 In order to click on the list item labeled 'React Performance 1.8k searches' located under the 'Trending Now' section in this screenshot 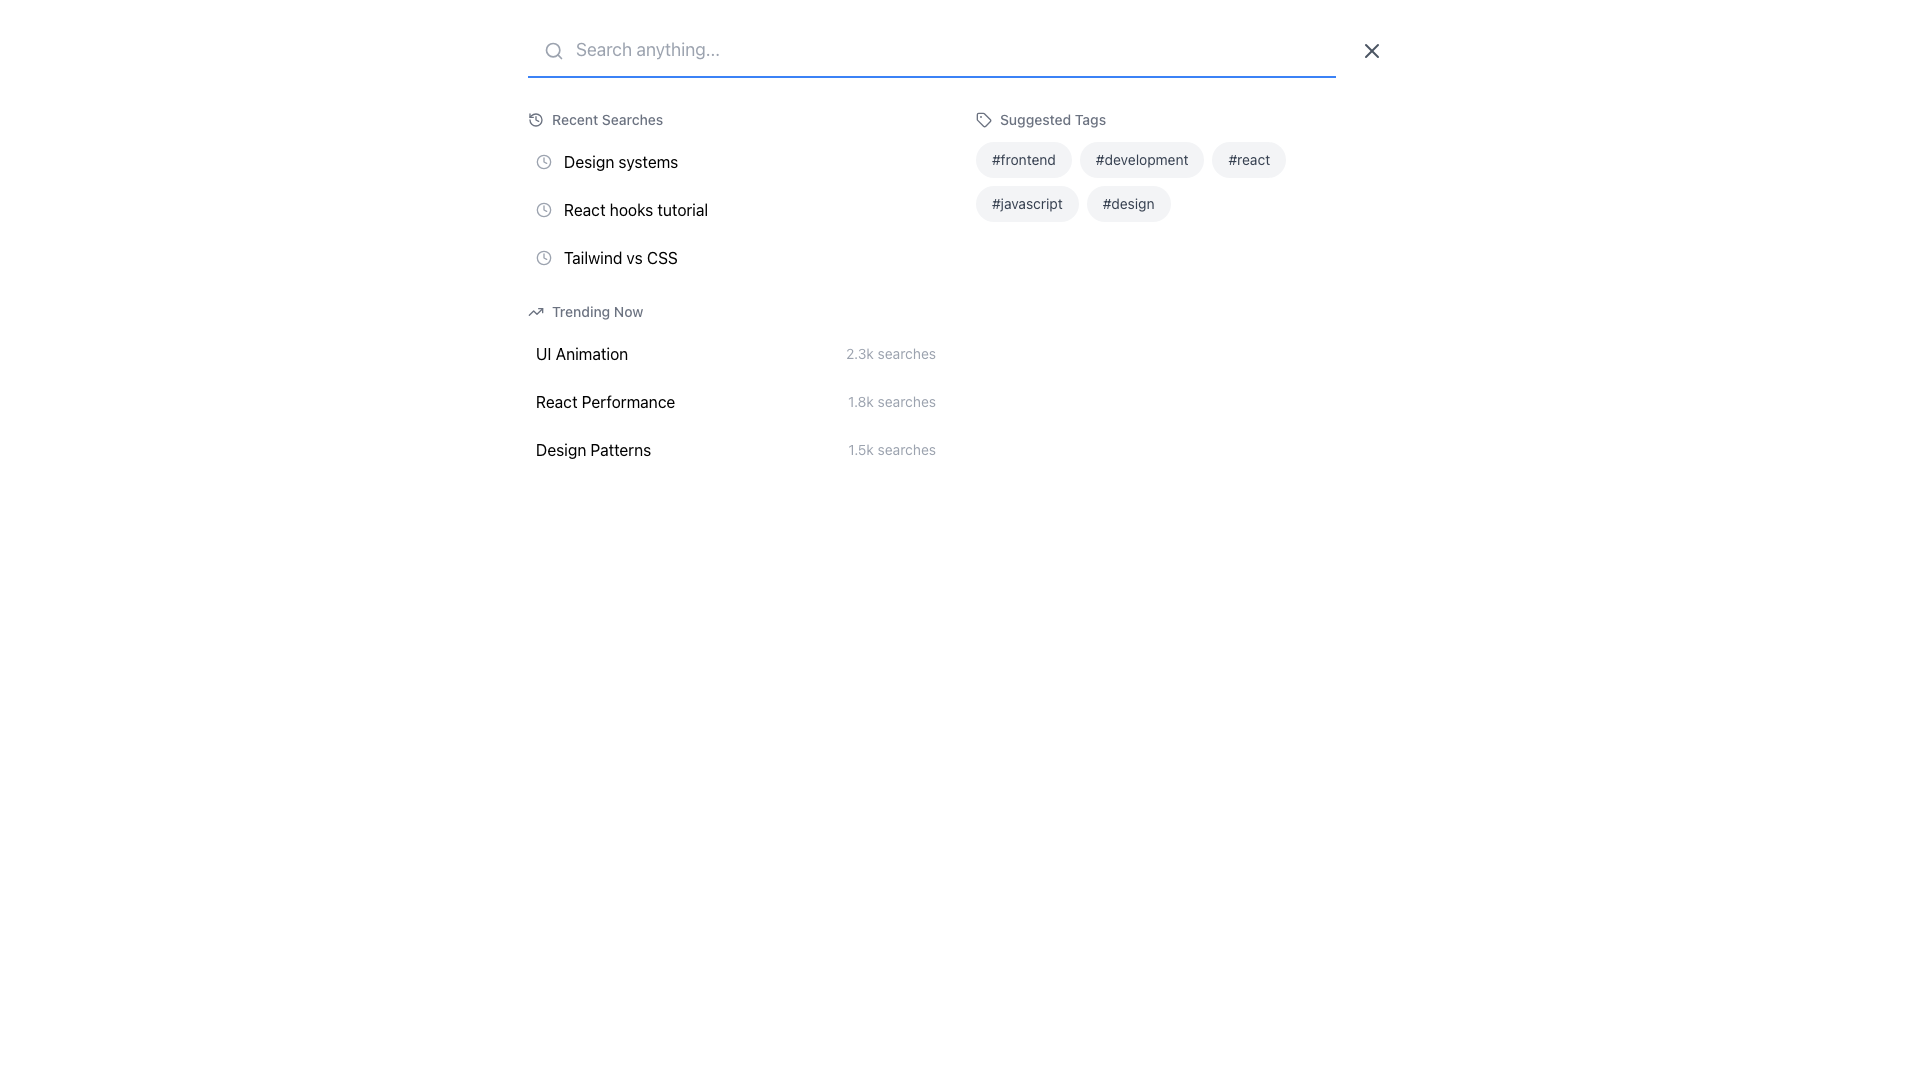, I will do `click(734, 385)`.